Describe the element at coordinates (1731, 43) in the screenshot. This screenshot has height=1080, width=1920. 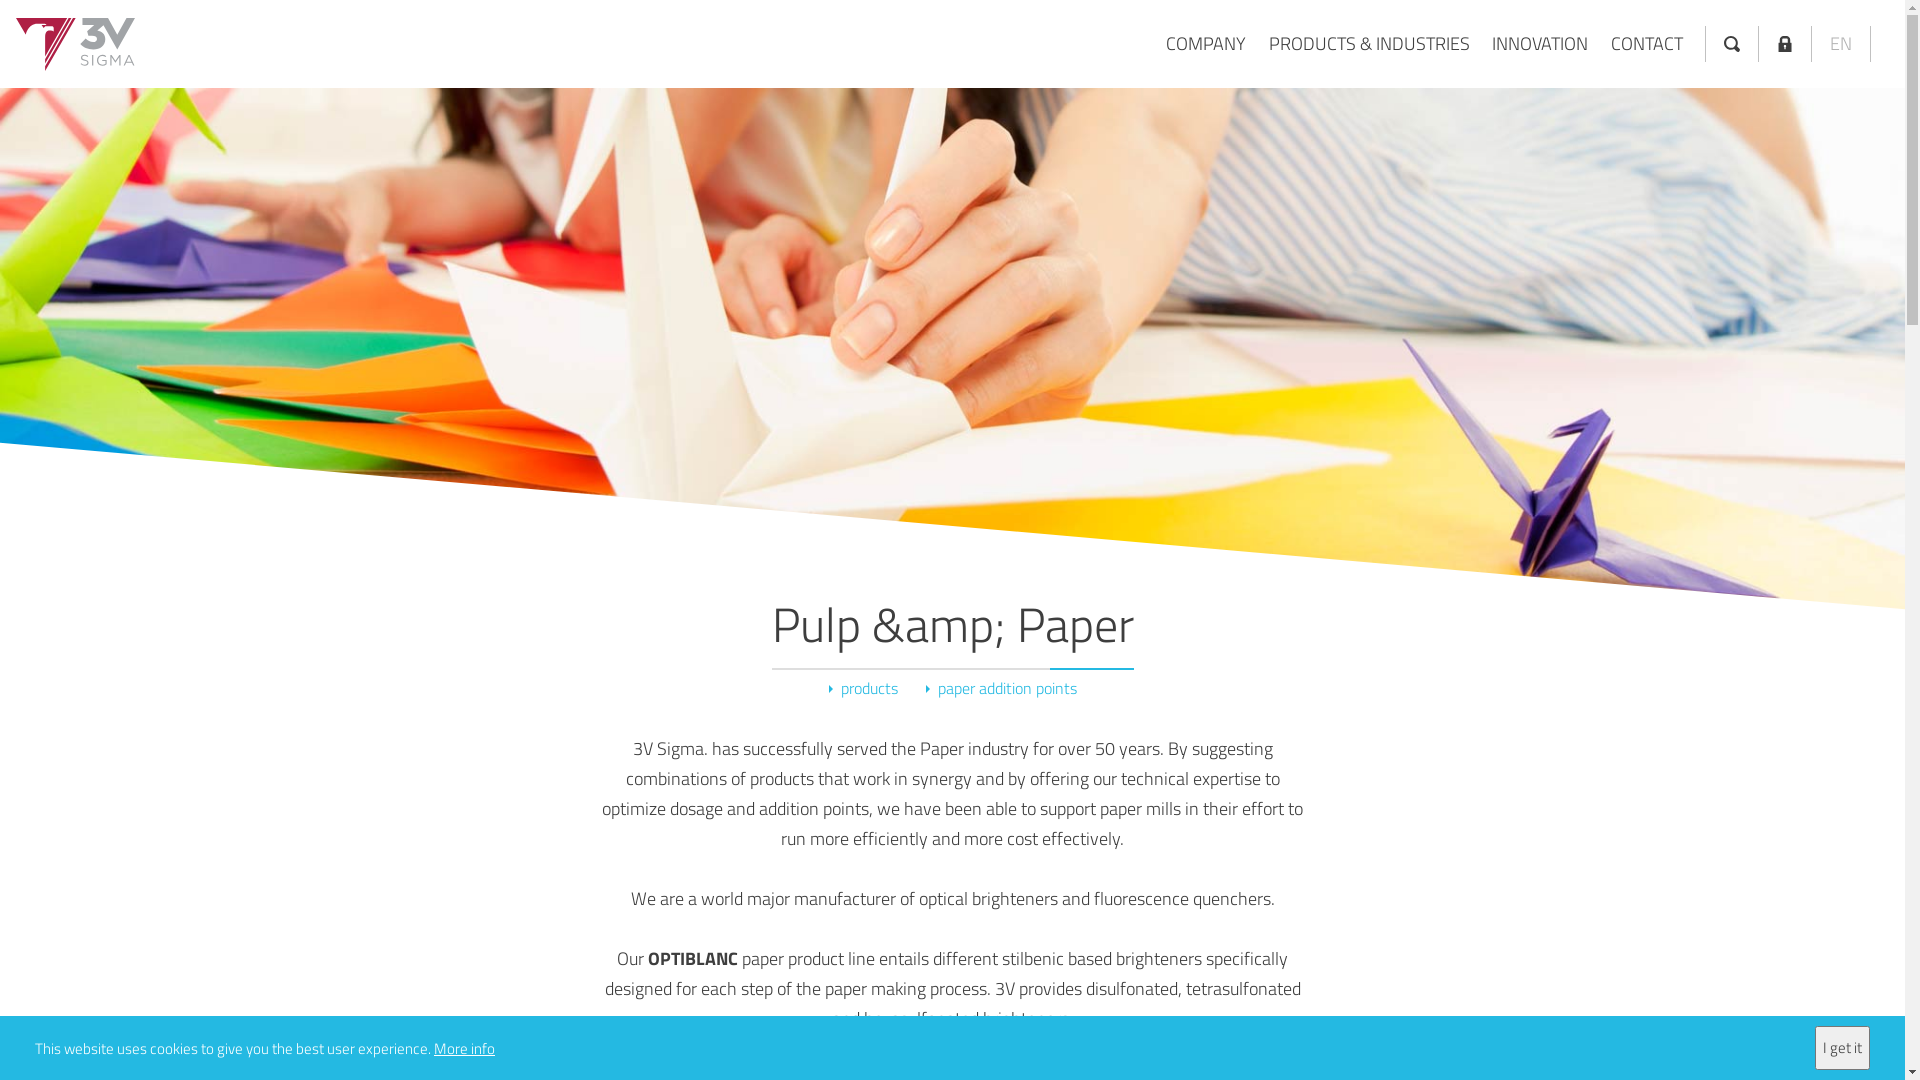
I see `'Search'` at that location.